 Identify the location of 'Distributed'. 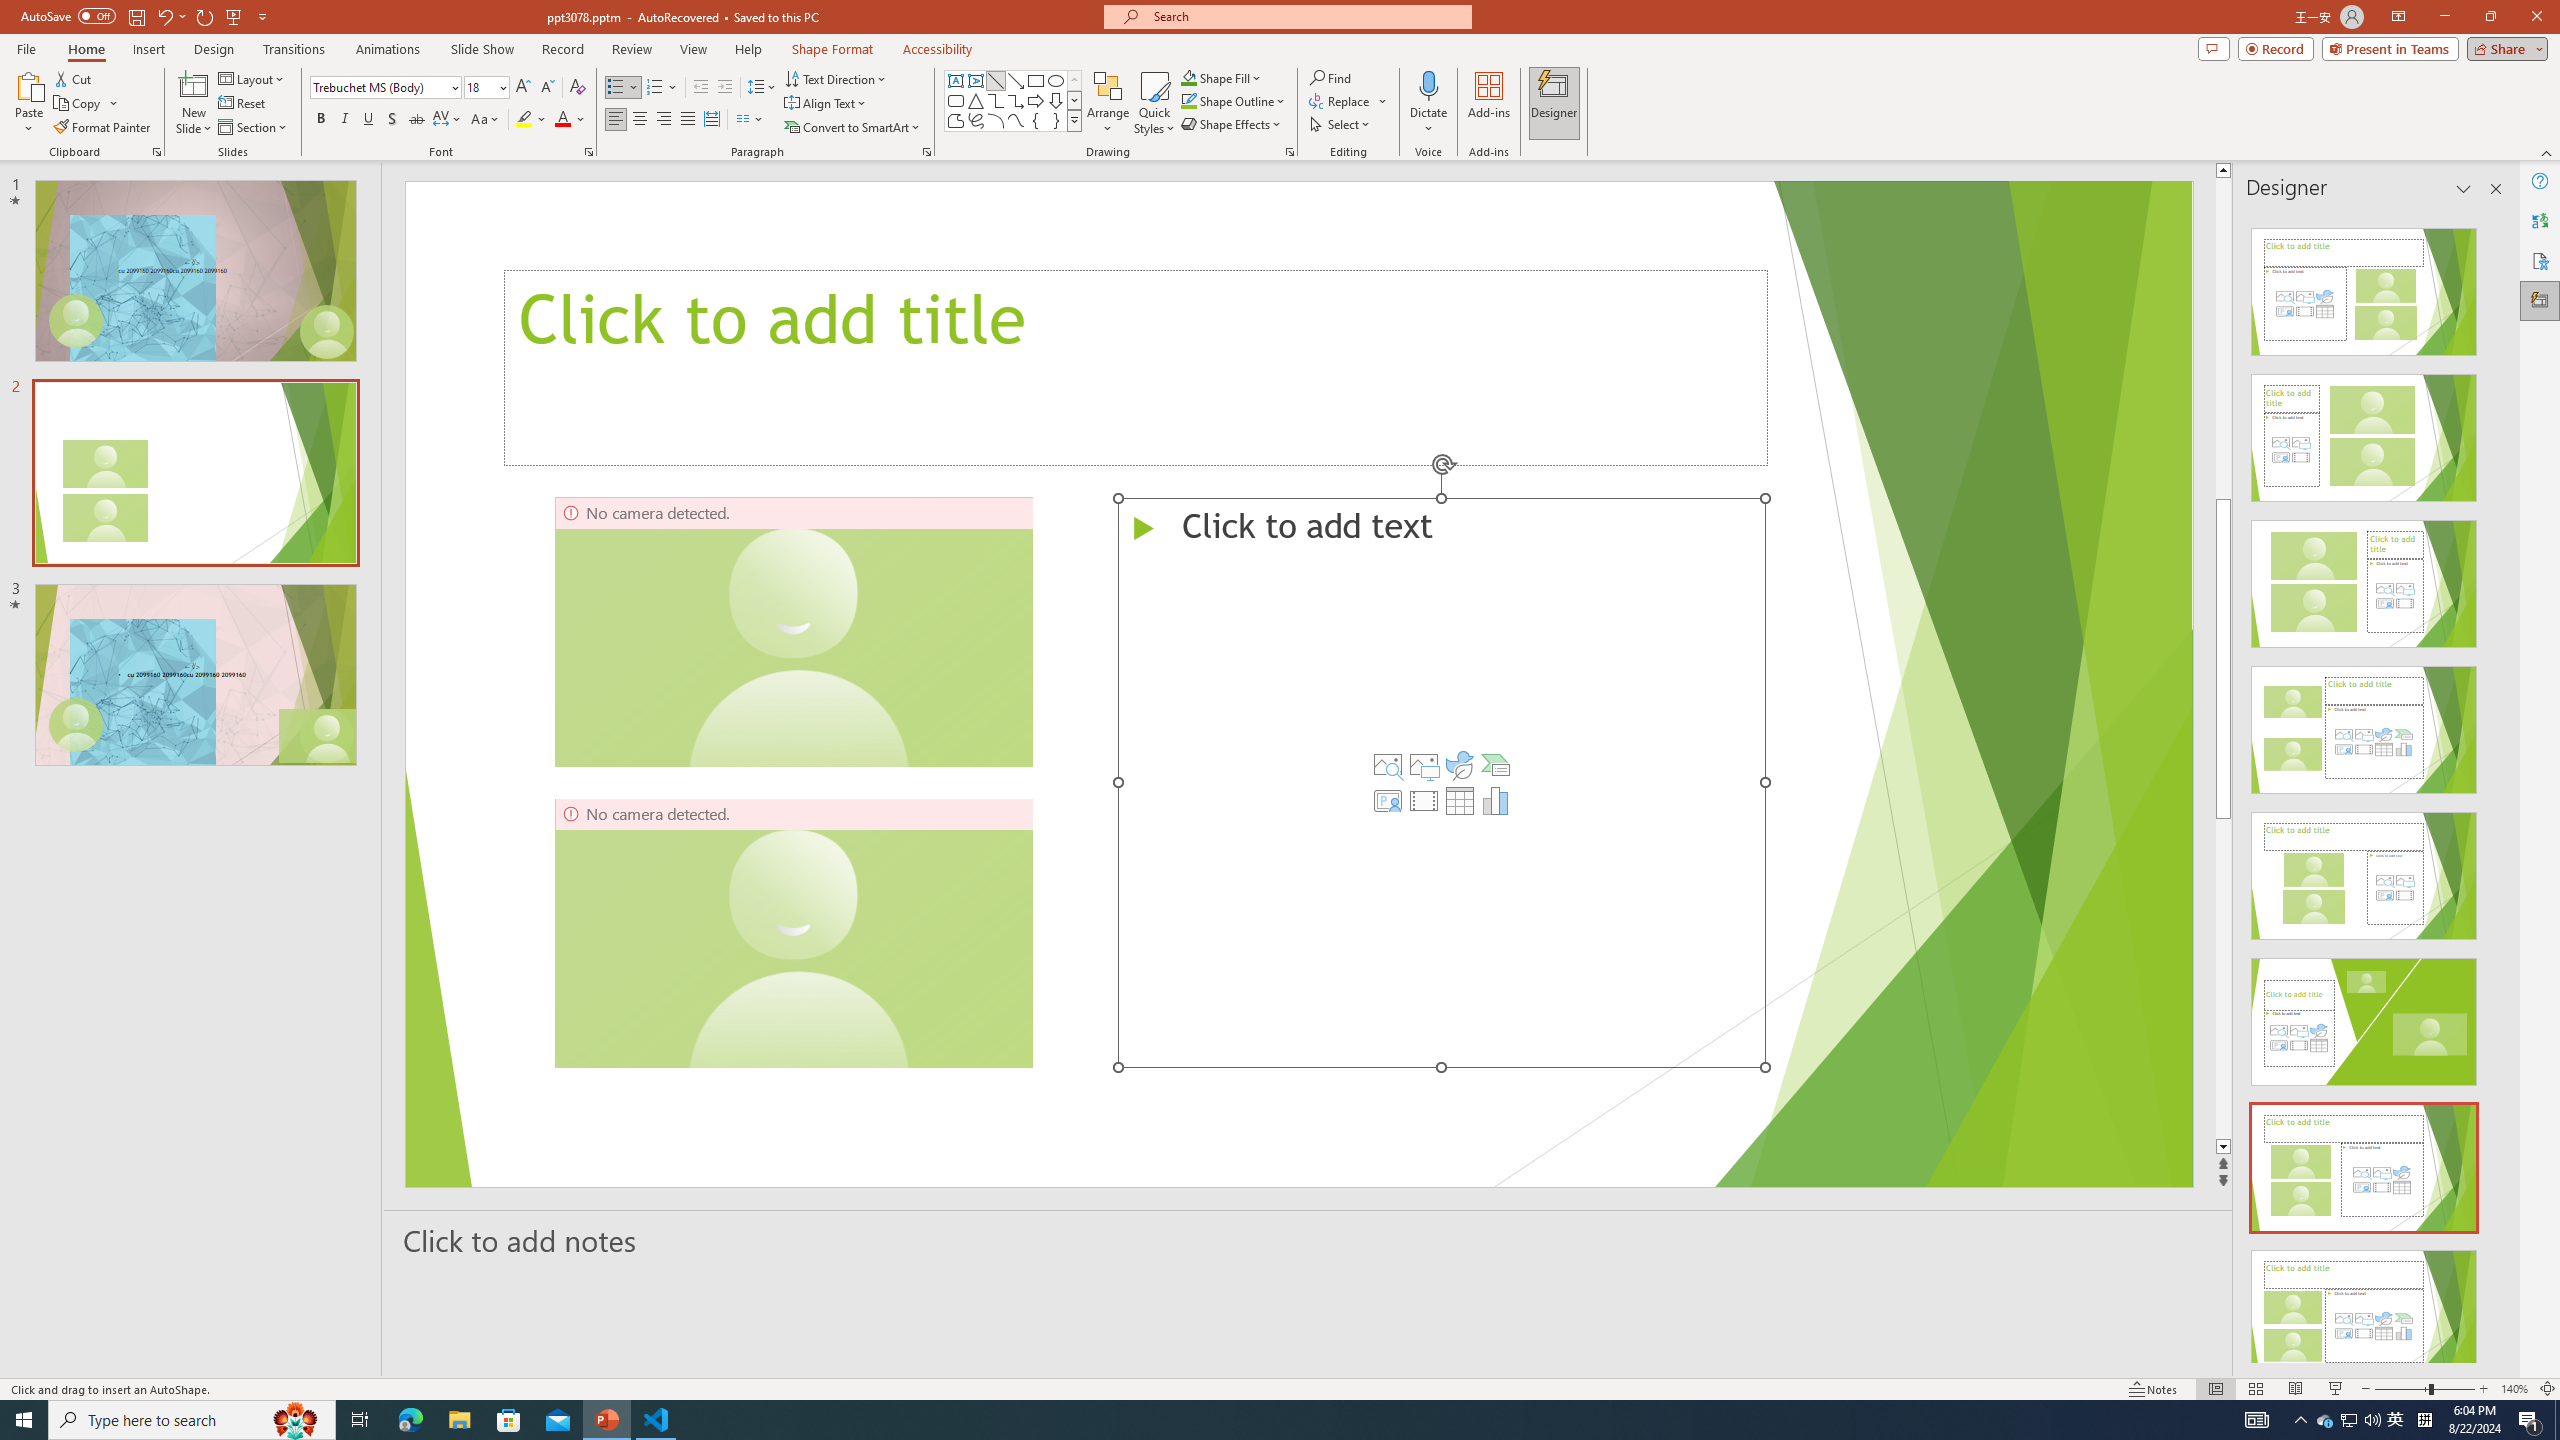
(710, 118).